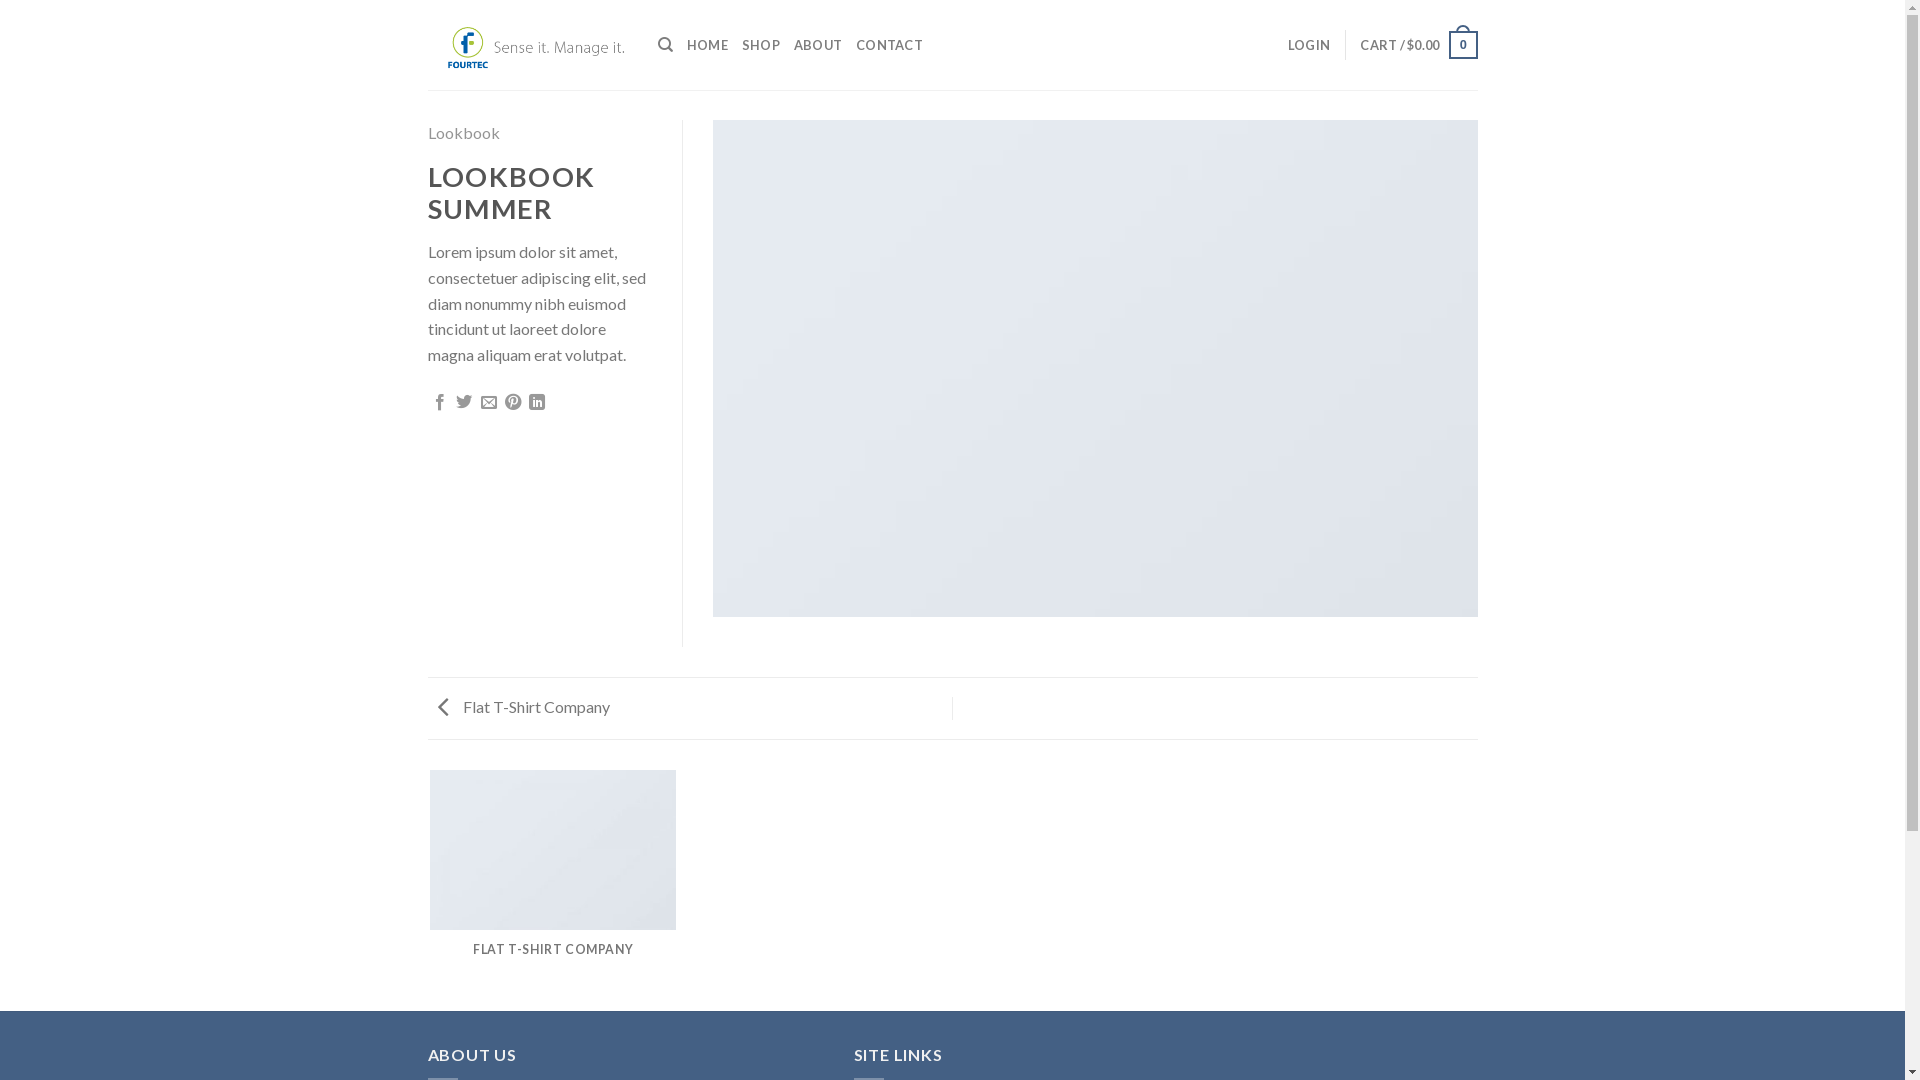  I want to click on 'CONTACT', so click(888, 45).